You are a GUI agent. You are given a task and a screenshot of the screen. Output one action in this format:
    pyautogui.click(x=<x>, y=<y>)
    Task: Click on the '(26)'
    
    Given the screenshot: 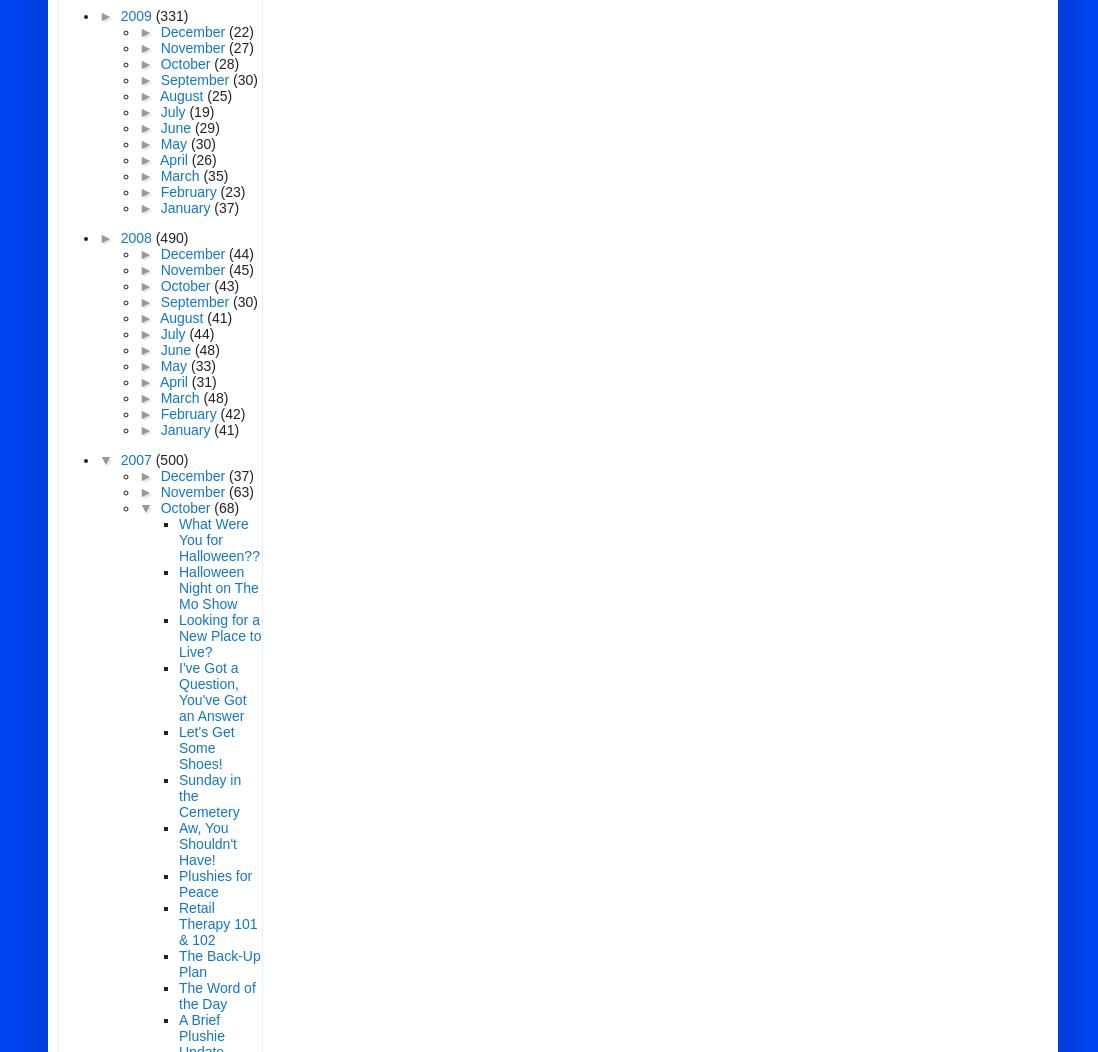 What is the action you would take?
    pyautogui.click(x=190, y=159)
    